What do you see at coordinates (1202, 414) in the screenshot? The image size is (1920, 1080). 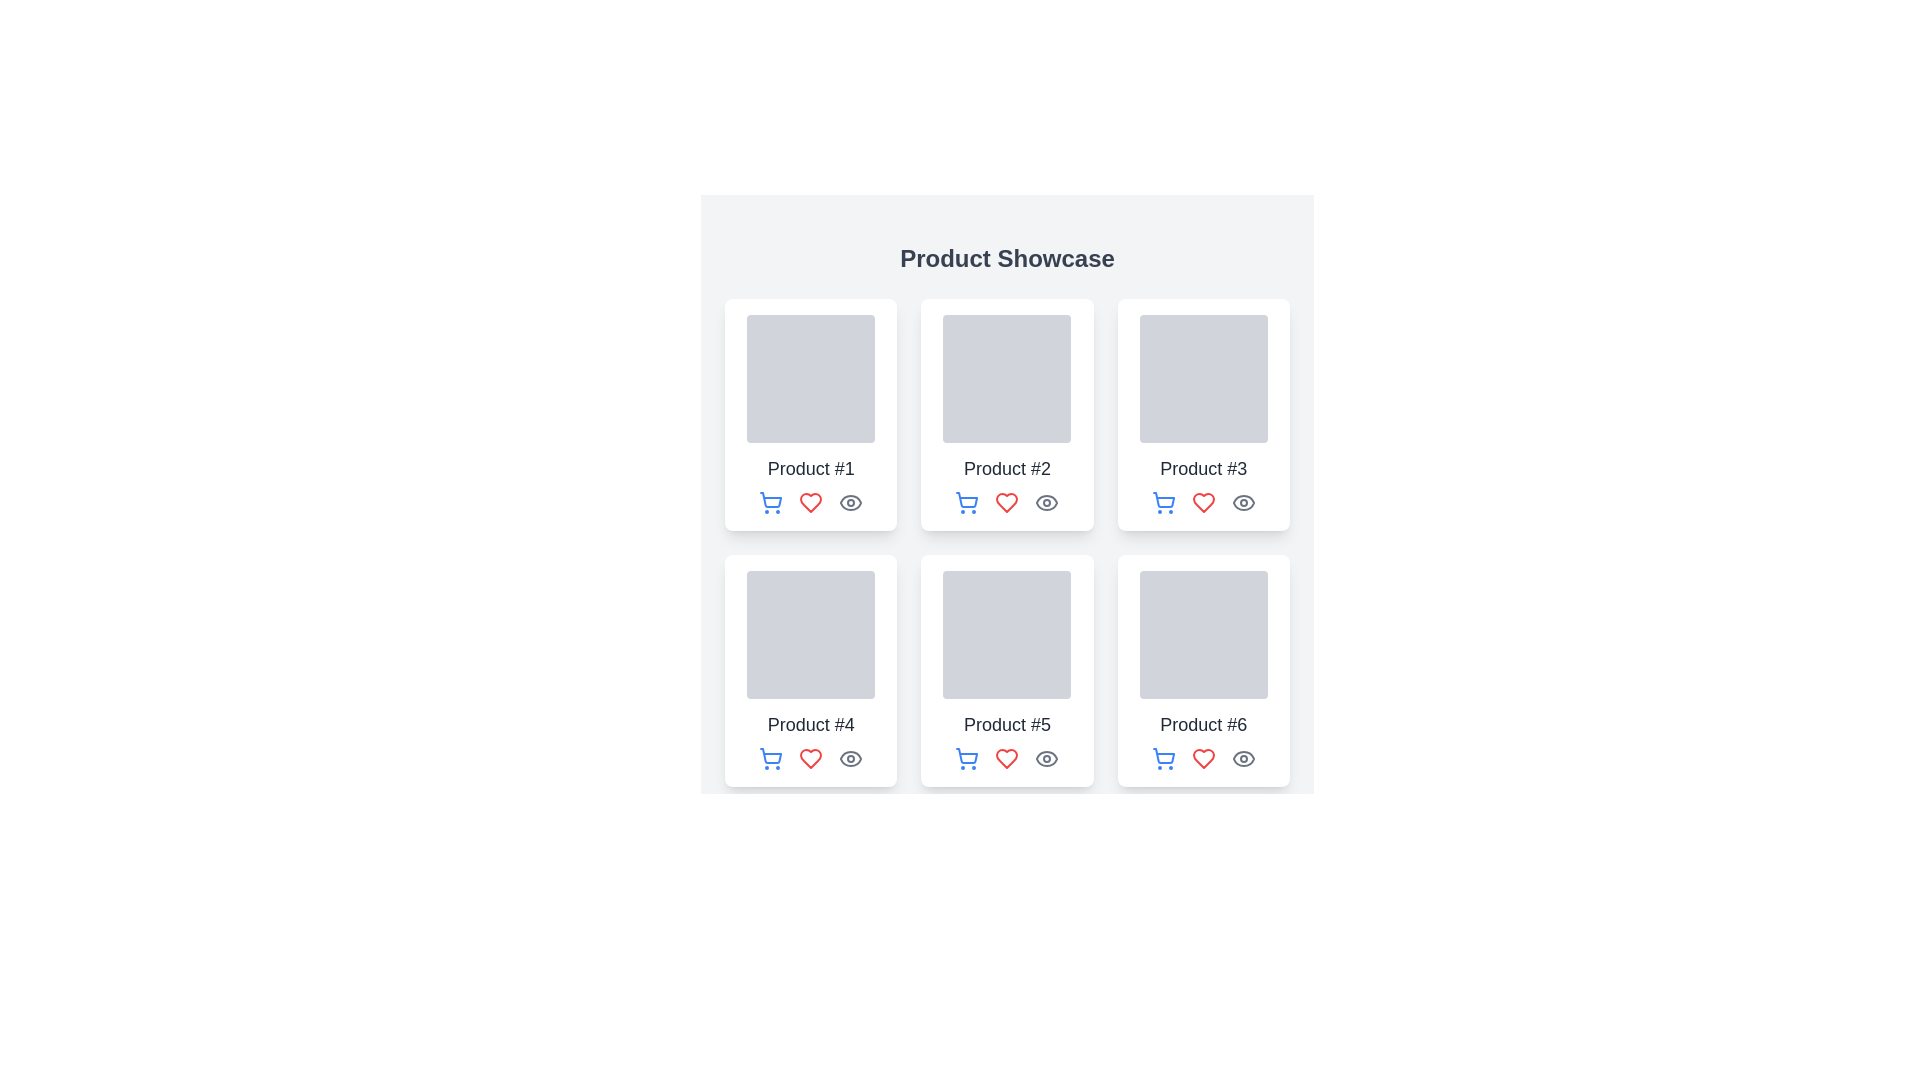 I see `the Product card labeled 'Product #3' located in the top row, third column of the grid layout` at bounding box center [1202, 414].